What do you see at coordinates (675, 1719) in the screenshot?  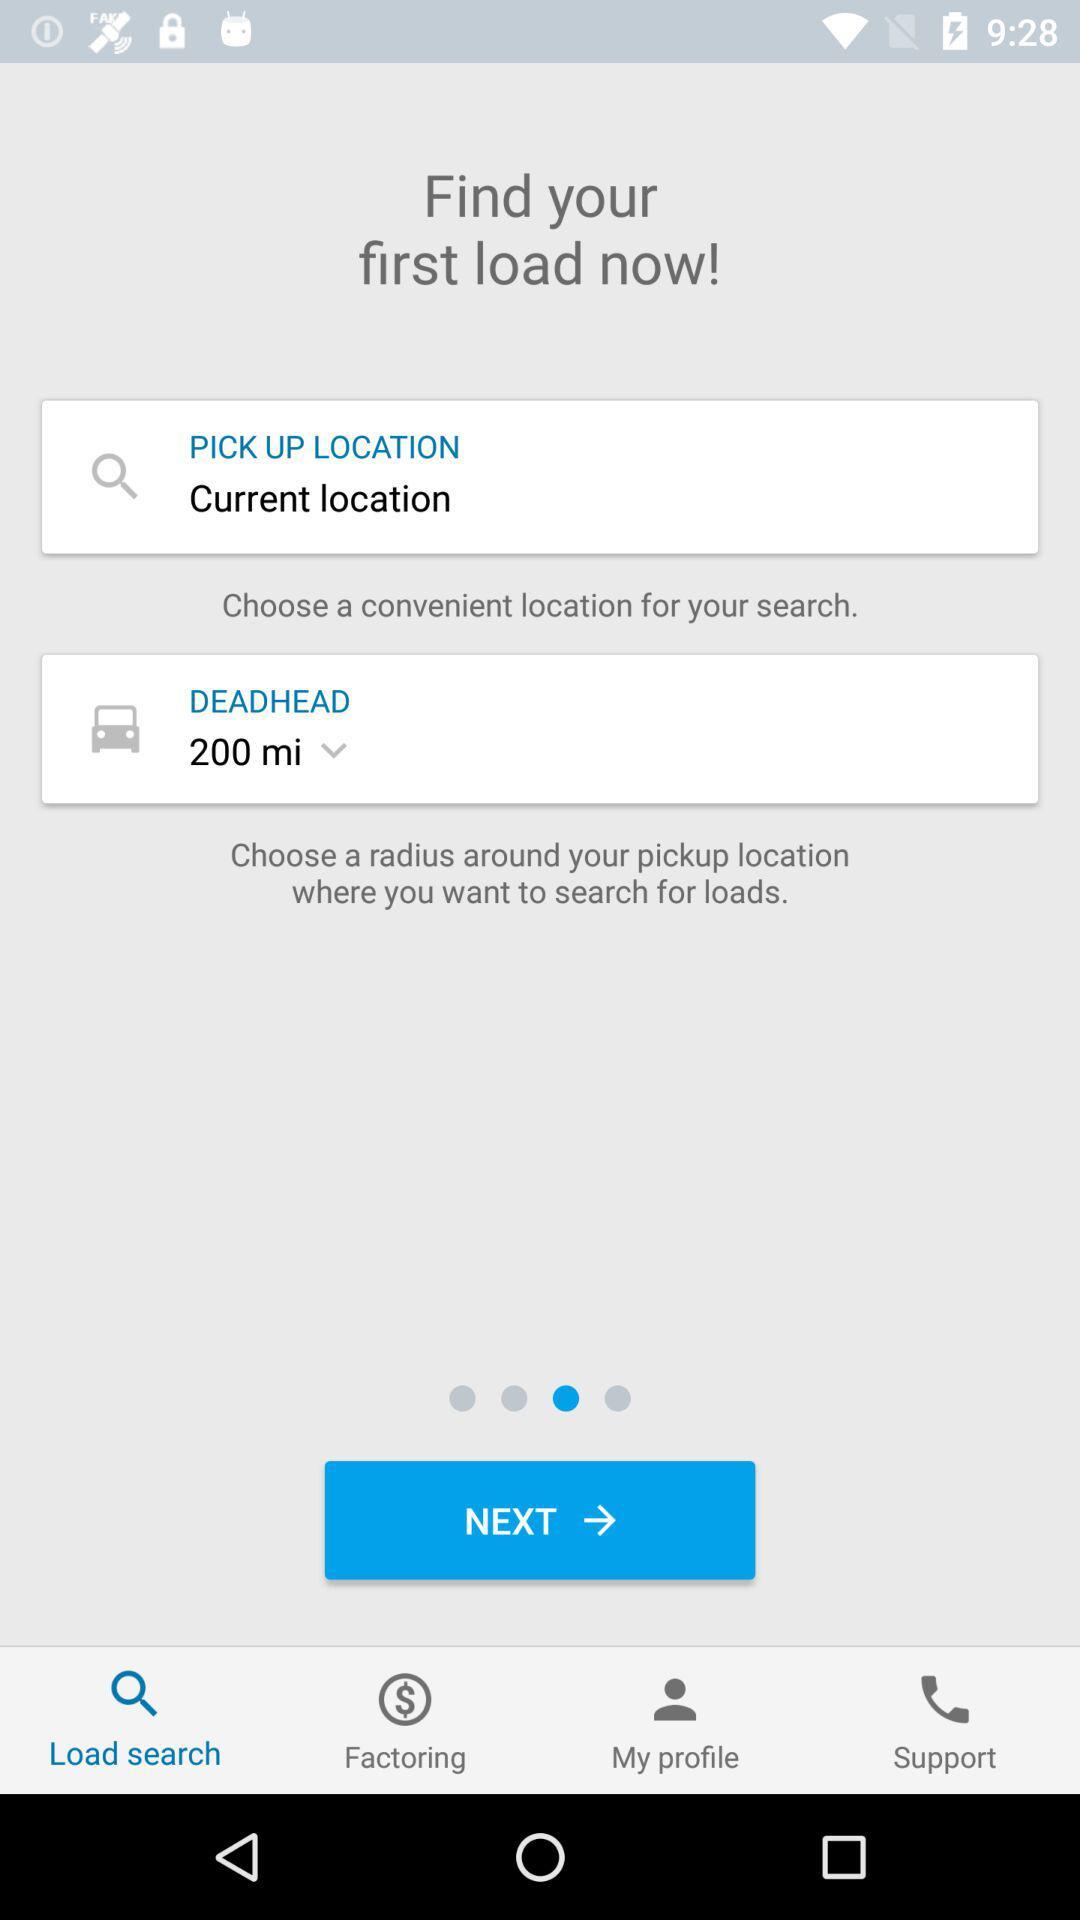 I see `the my profile item` at bounding box center [675, 1719].